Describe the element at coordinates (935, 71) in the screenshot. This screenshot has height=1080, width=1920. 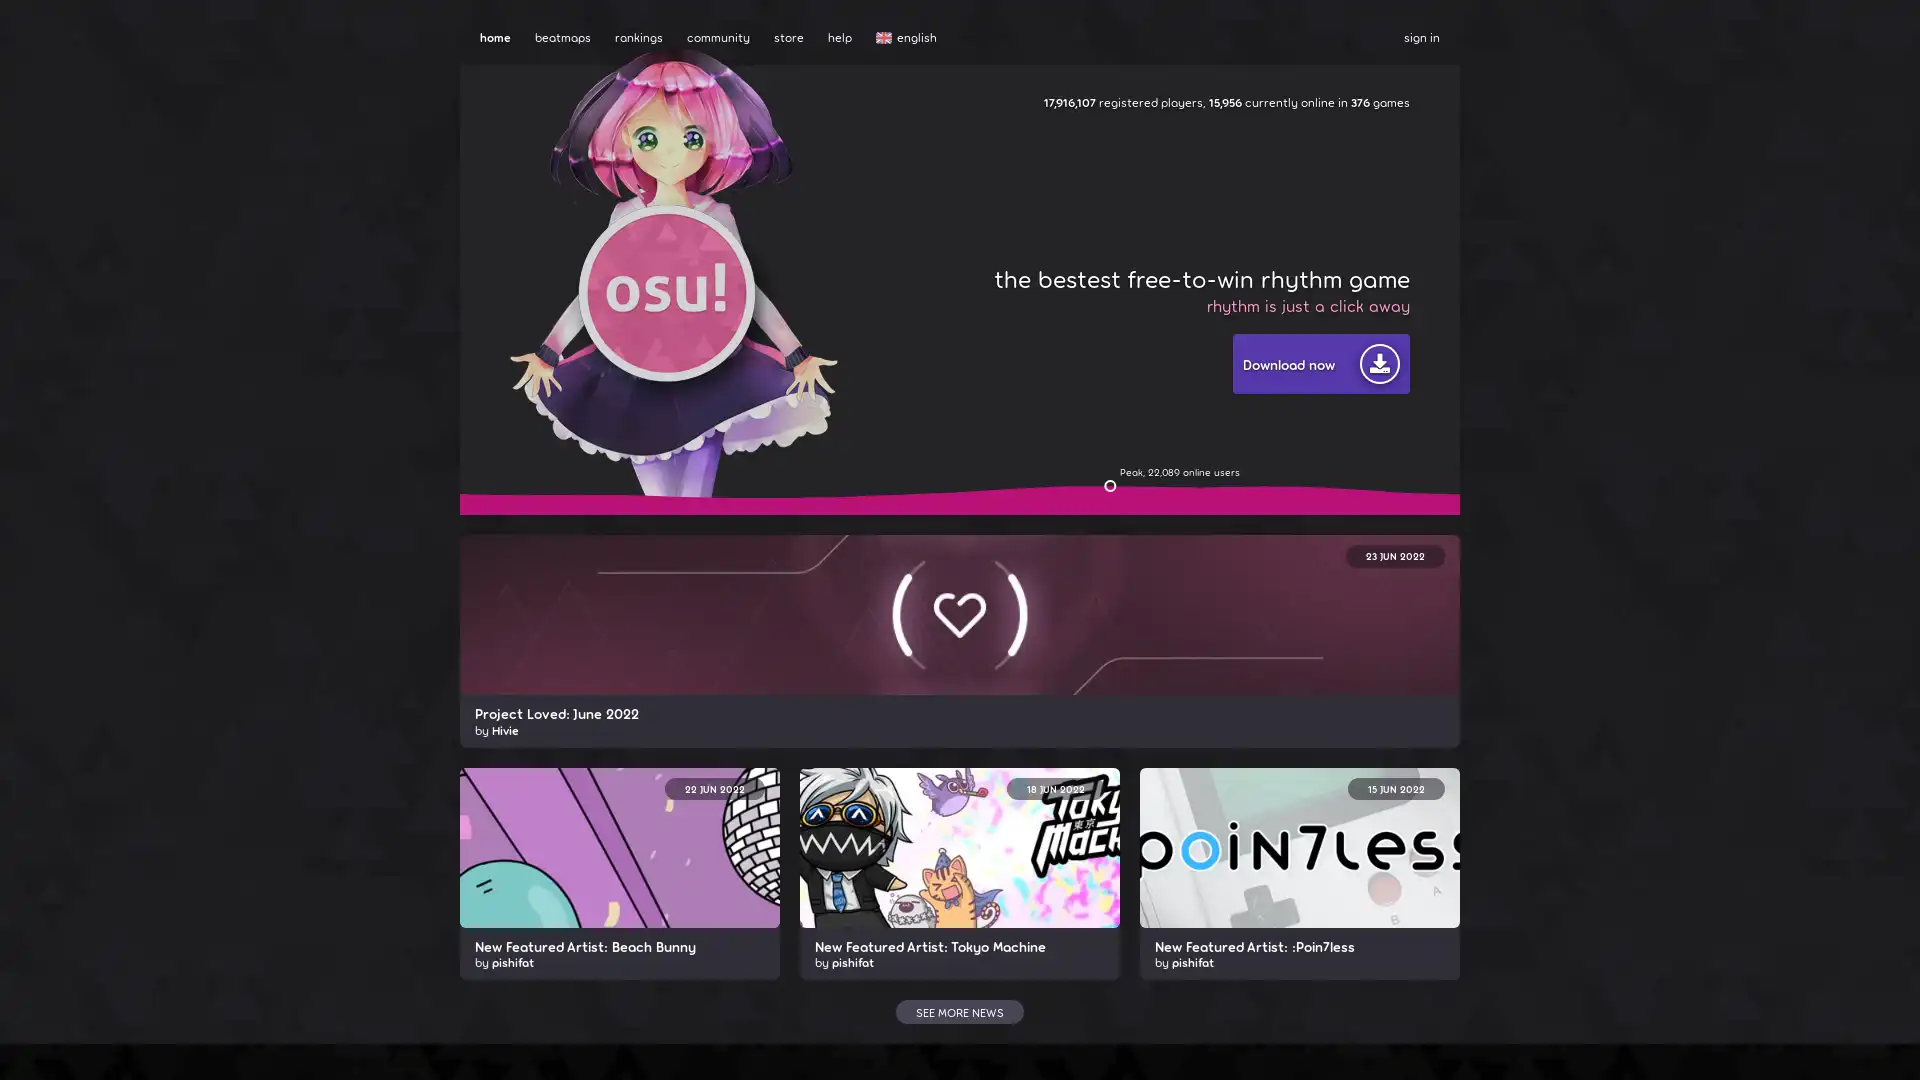
I see `english` at that location.